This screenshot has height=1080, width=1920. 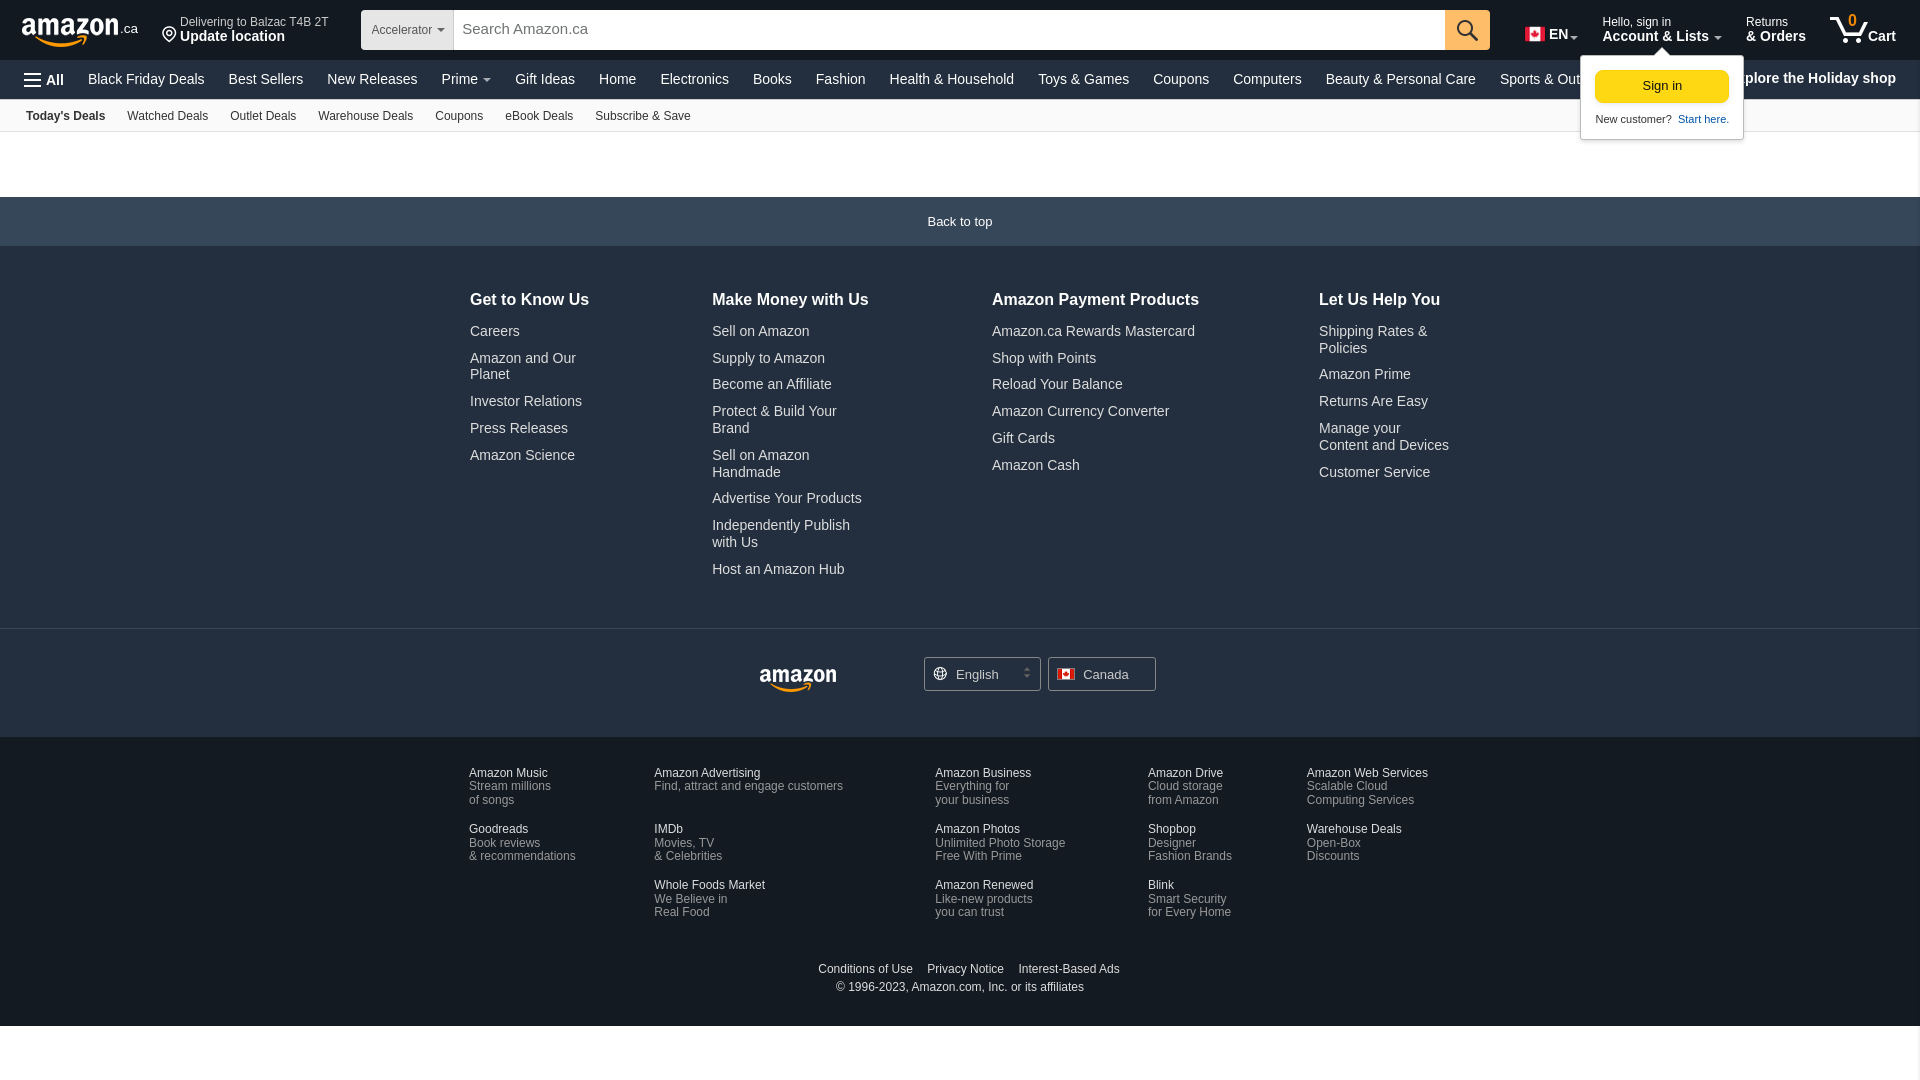 I want to click on 'Returns Are Easy', so click(x=1372, y=401).